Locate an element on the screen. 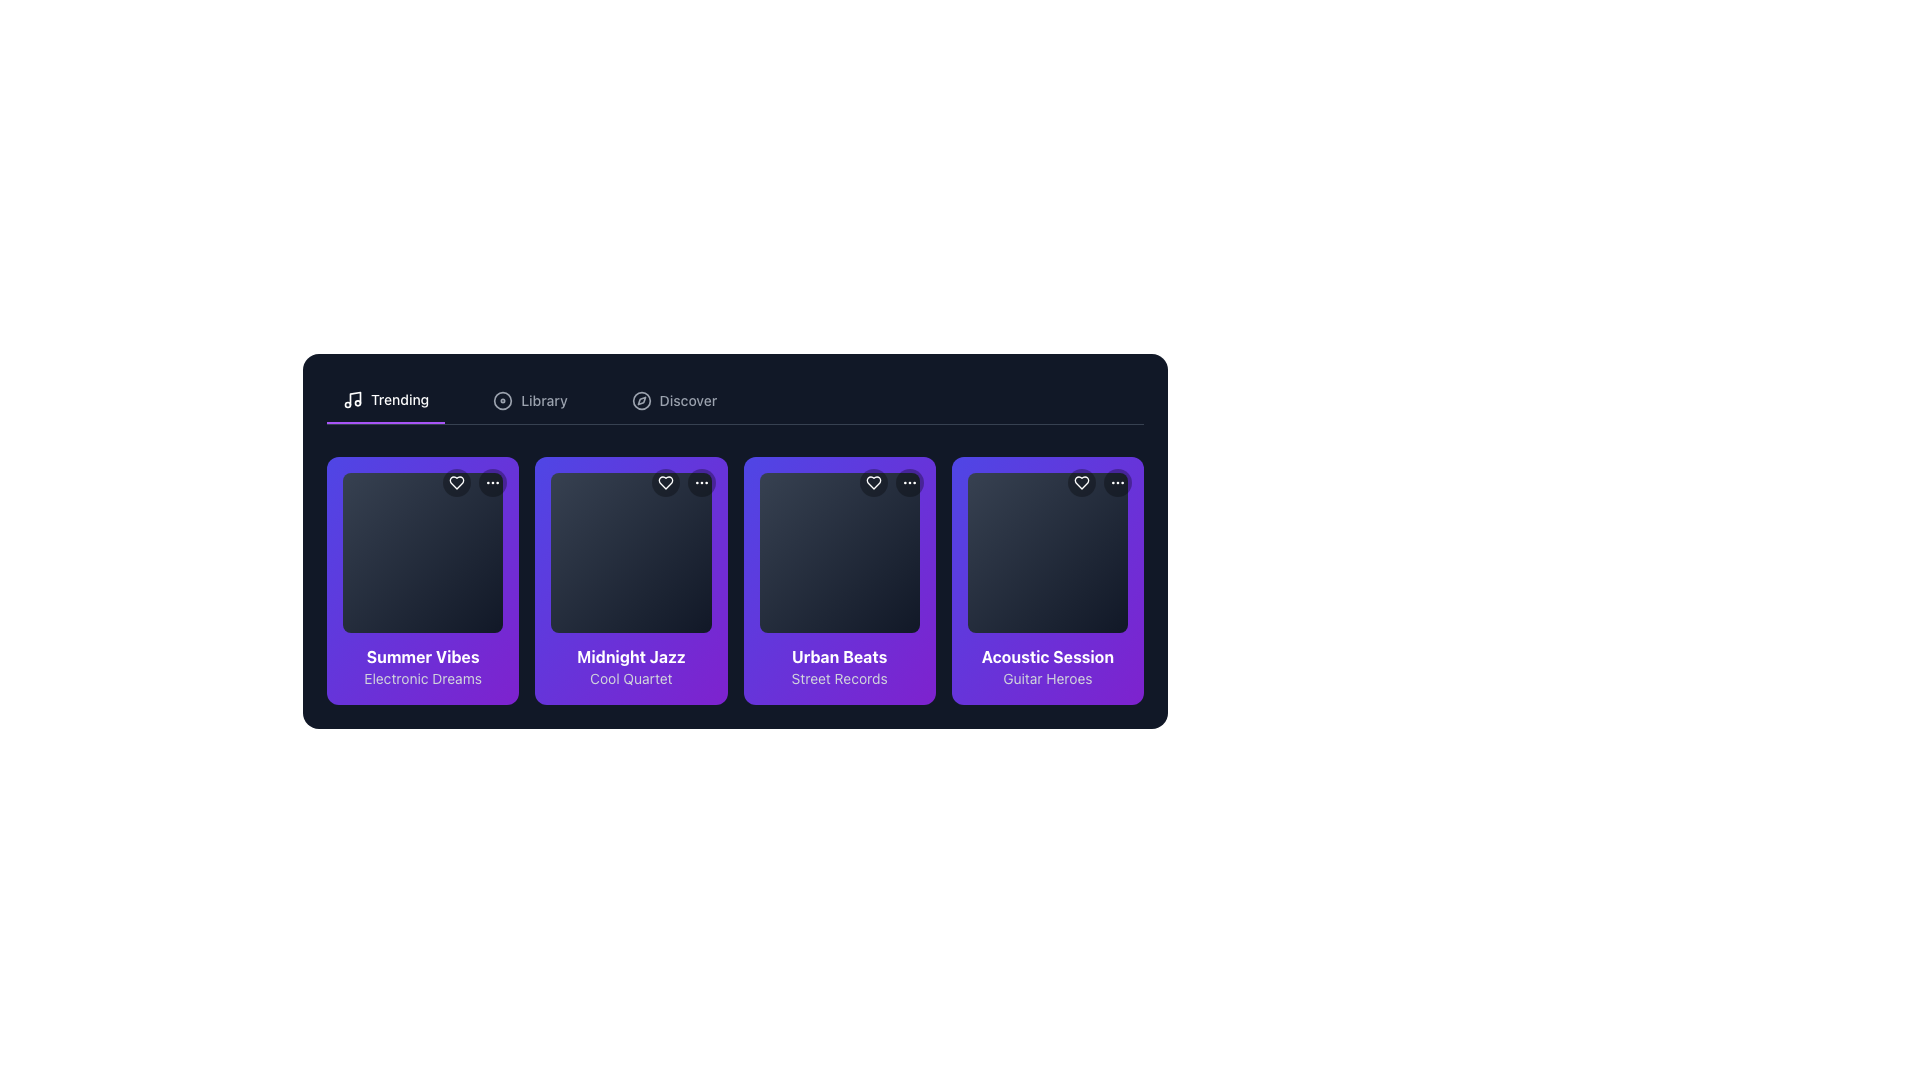  the heart-shaped icon button with a hollow center located in the top-right corner of the 'Acoustic Session' card in the 'Trending' section to like or favorite the item is located at coordinates (1080, 482).